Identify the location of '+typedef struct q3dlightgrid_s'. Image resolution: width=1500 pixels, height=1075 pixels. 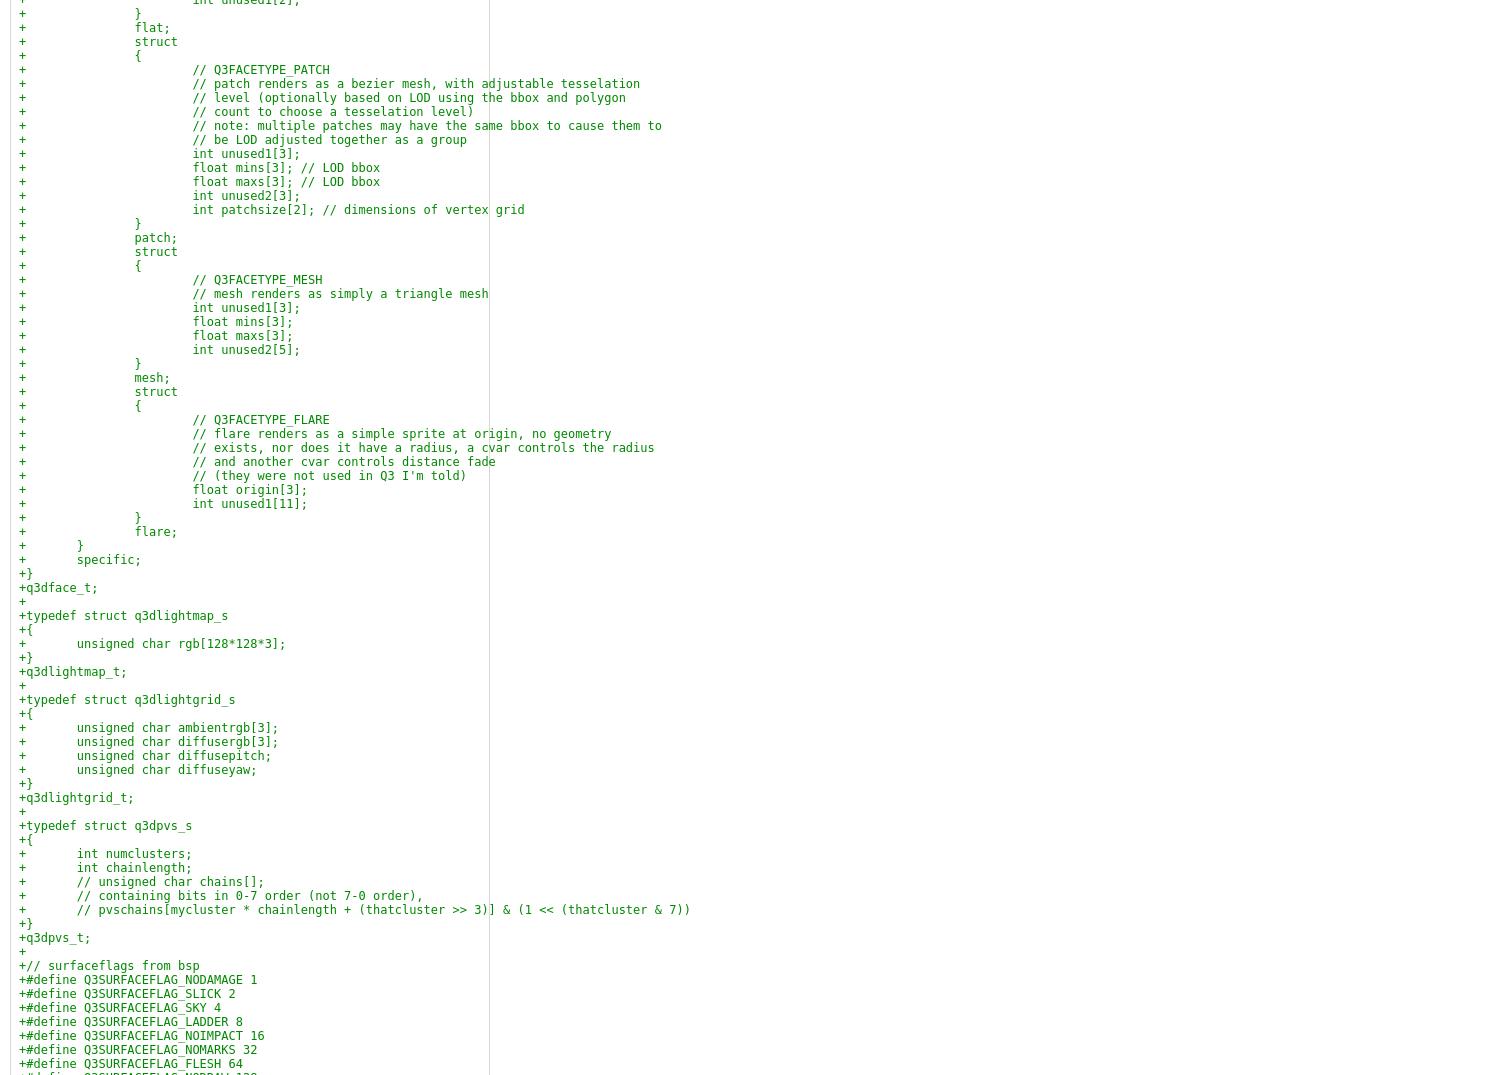
(127, 699).